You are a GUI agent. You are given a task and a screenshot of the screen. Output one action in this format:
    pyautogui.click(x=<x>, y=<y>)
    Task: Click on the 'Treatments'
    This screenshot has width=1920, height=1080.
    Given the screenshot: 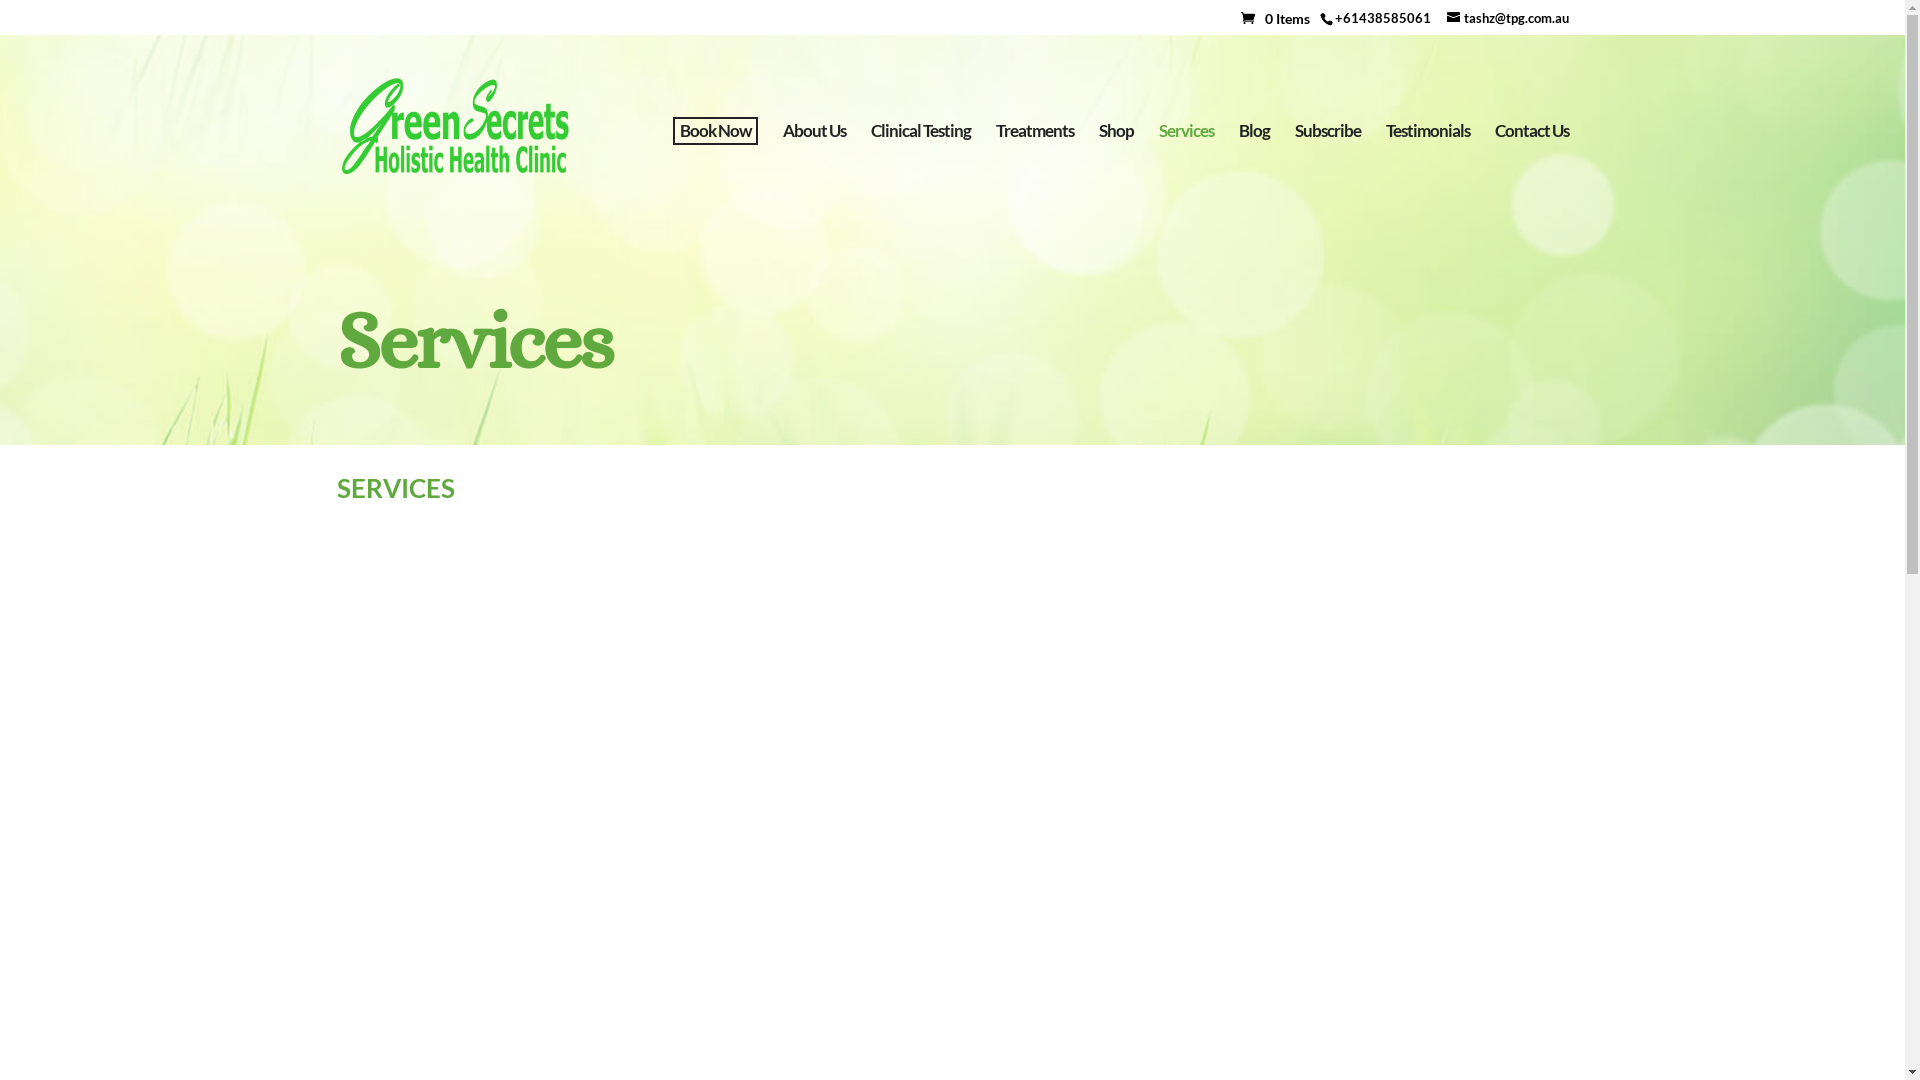 What is the action you would take?
    pyautogui.click(x=1035, y=171)
    